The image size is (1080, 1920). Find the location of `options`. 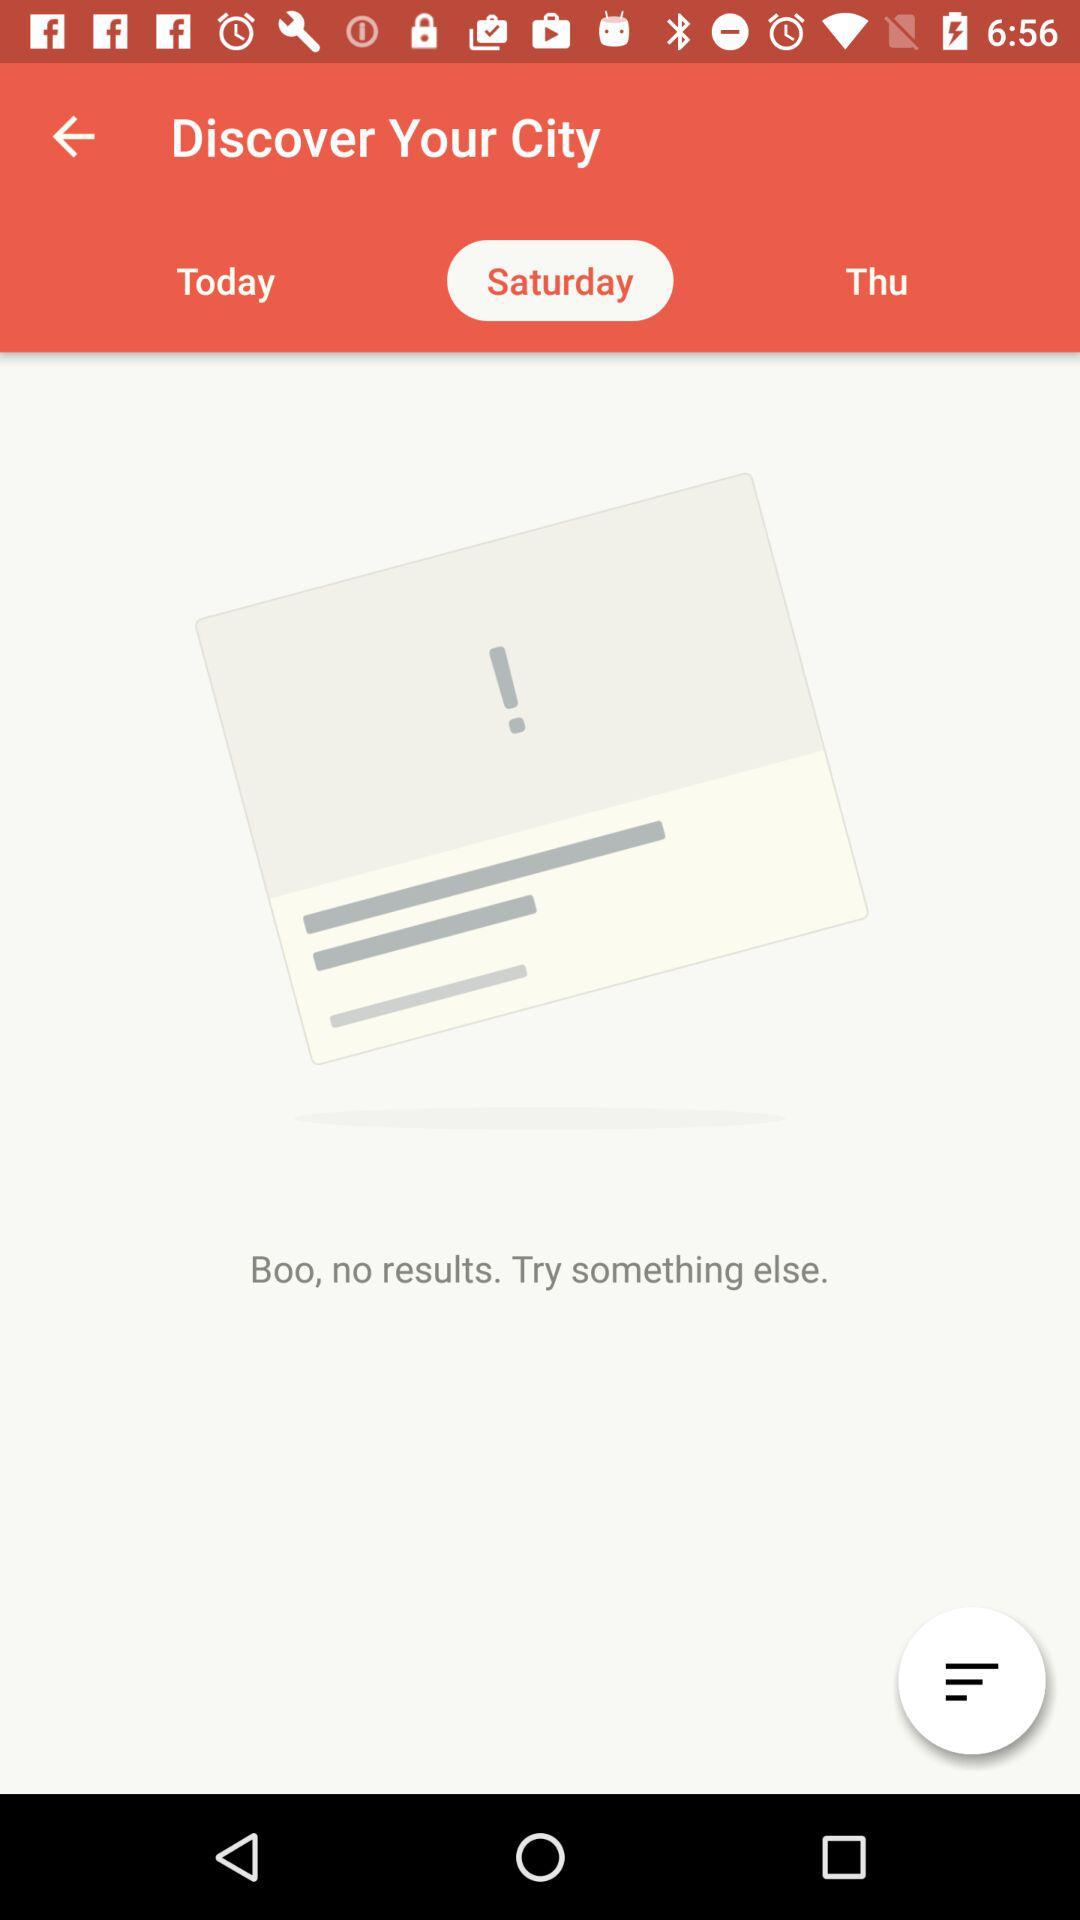

options is located at coordinates (971, 1680).